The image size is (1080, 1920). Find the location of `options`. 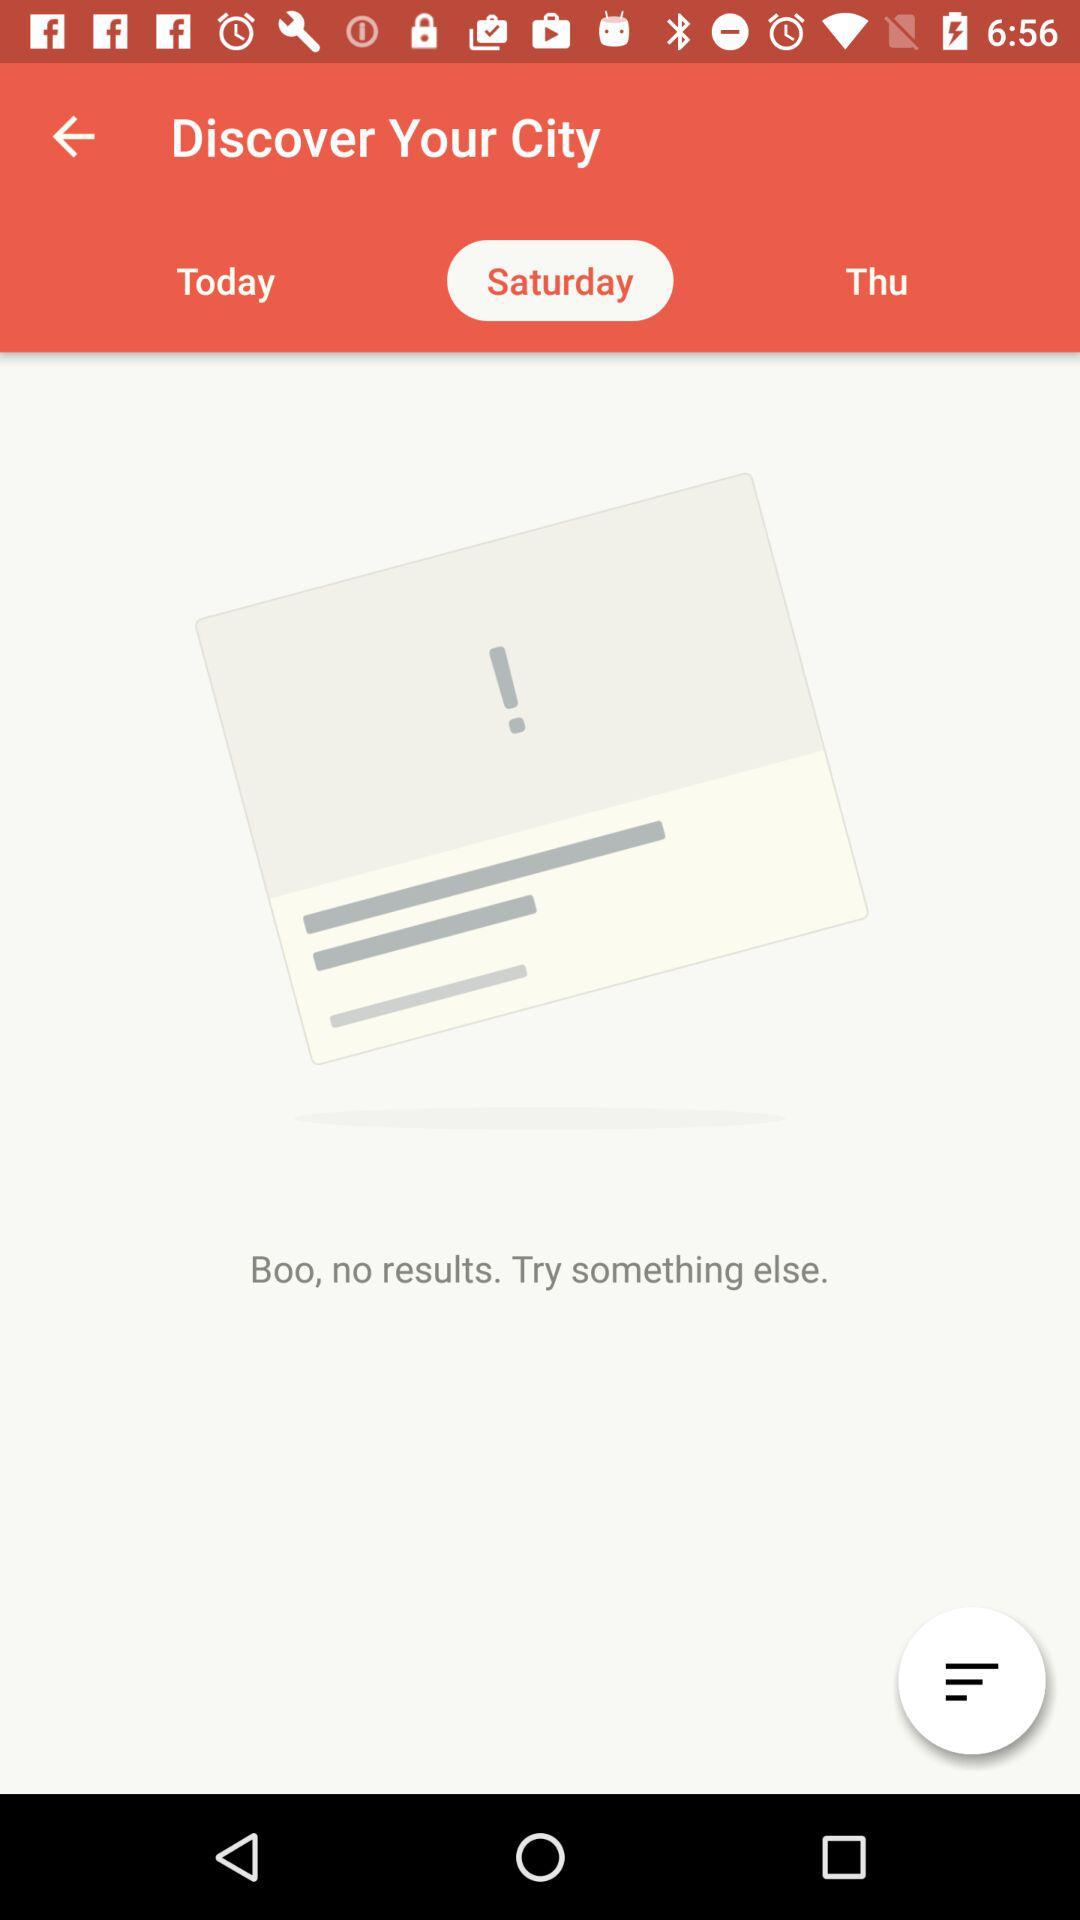

options is located at coordinates (971, 1680).